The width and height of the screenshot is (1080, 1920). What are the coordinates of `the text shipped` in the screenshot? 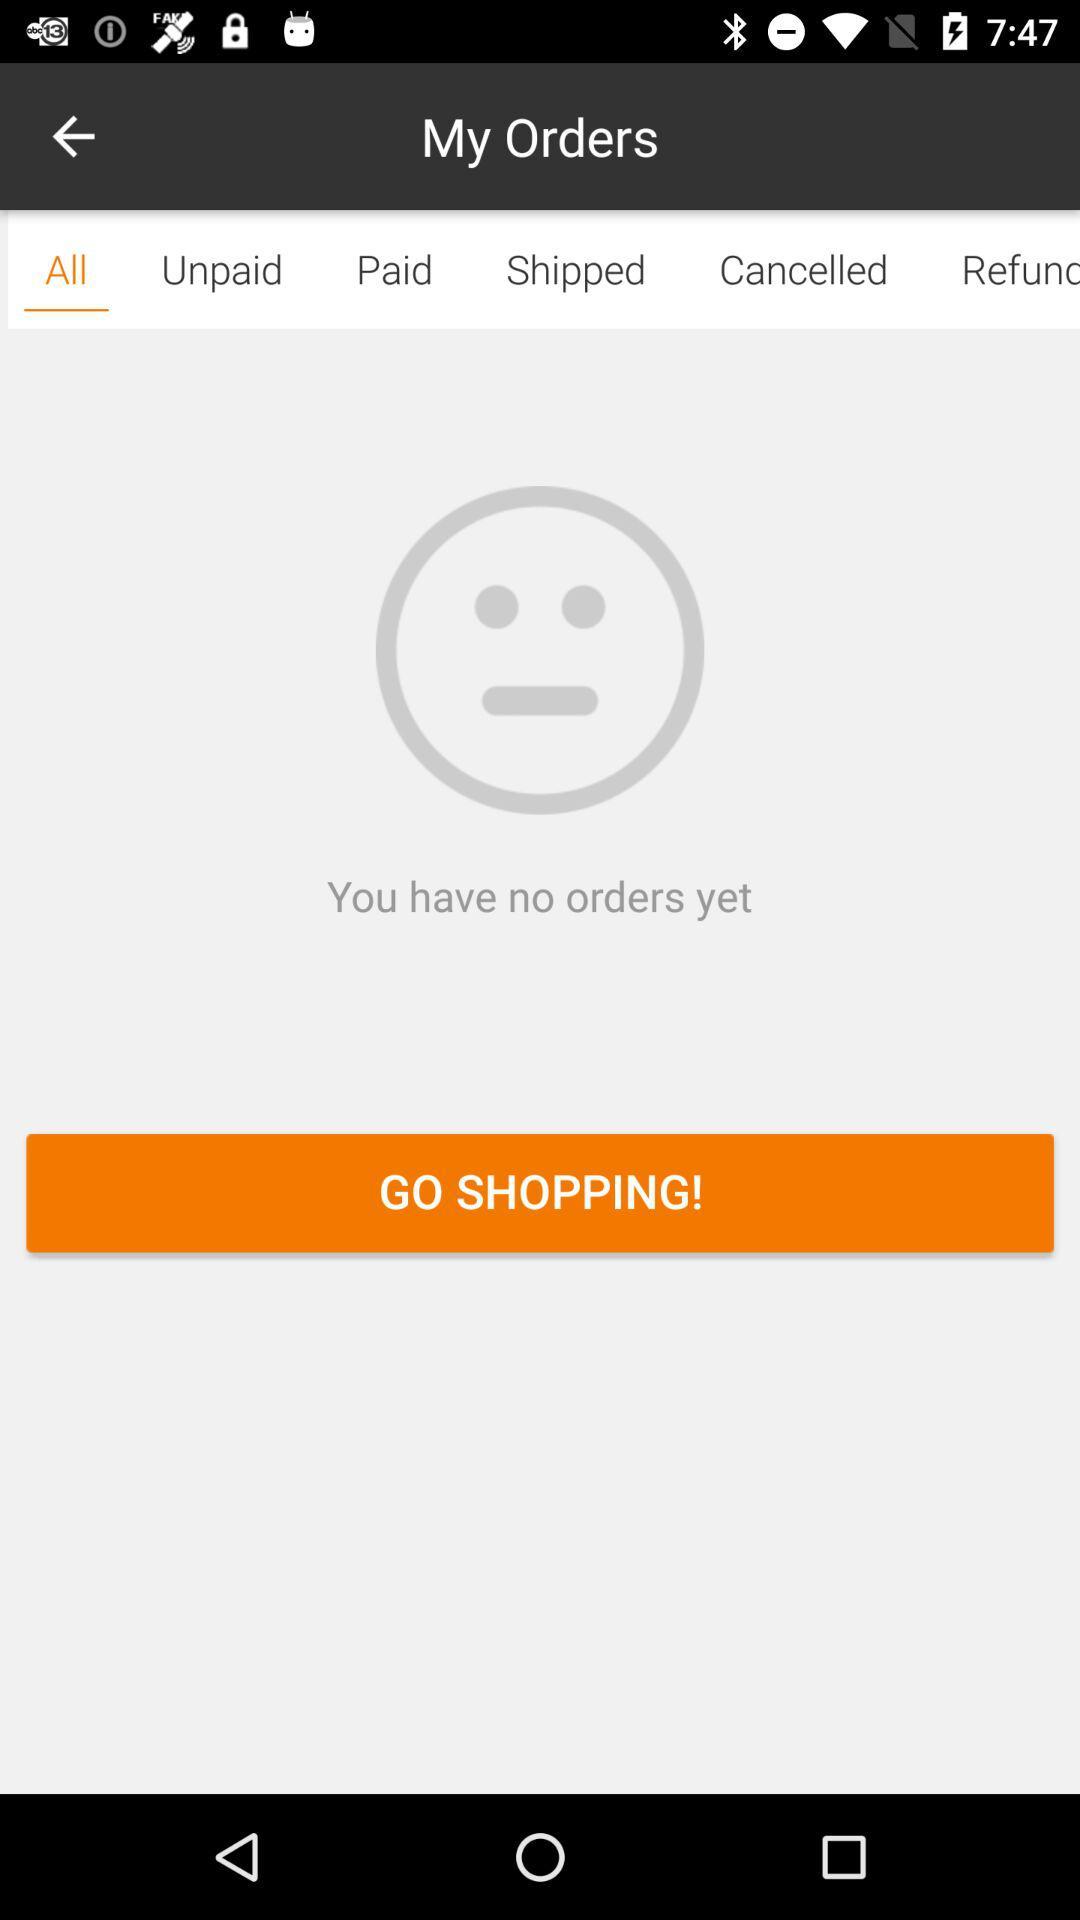 It's located at (576, 268).